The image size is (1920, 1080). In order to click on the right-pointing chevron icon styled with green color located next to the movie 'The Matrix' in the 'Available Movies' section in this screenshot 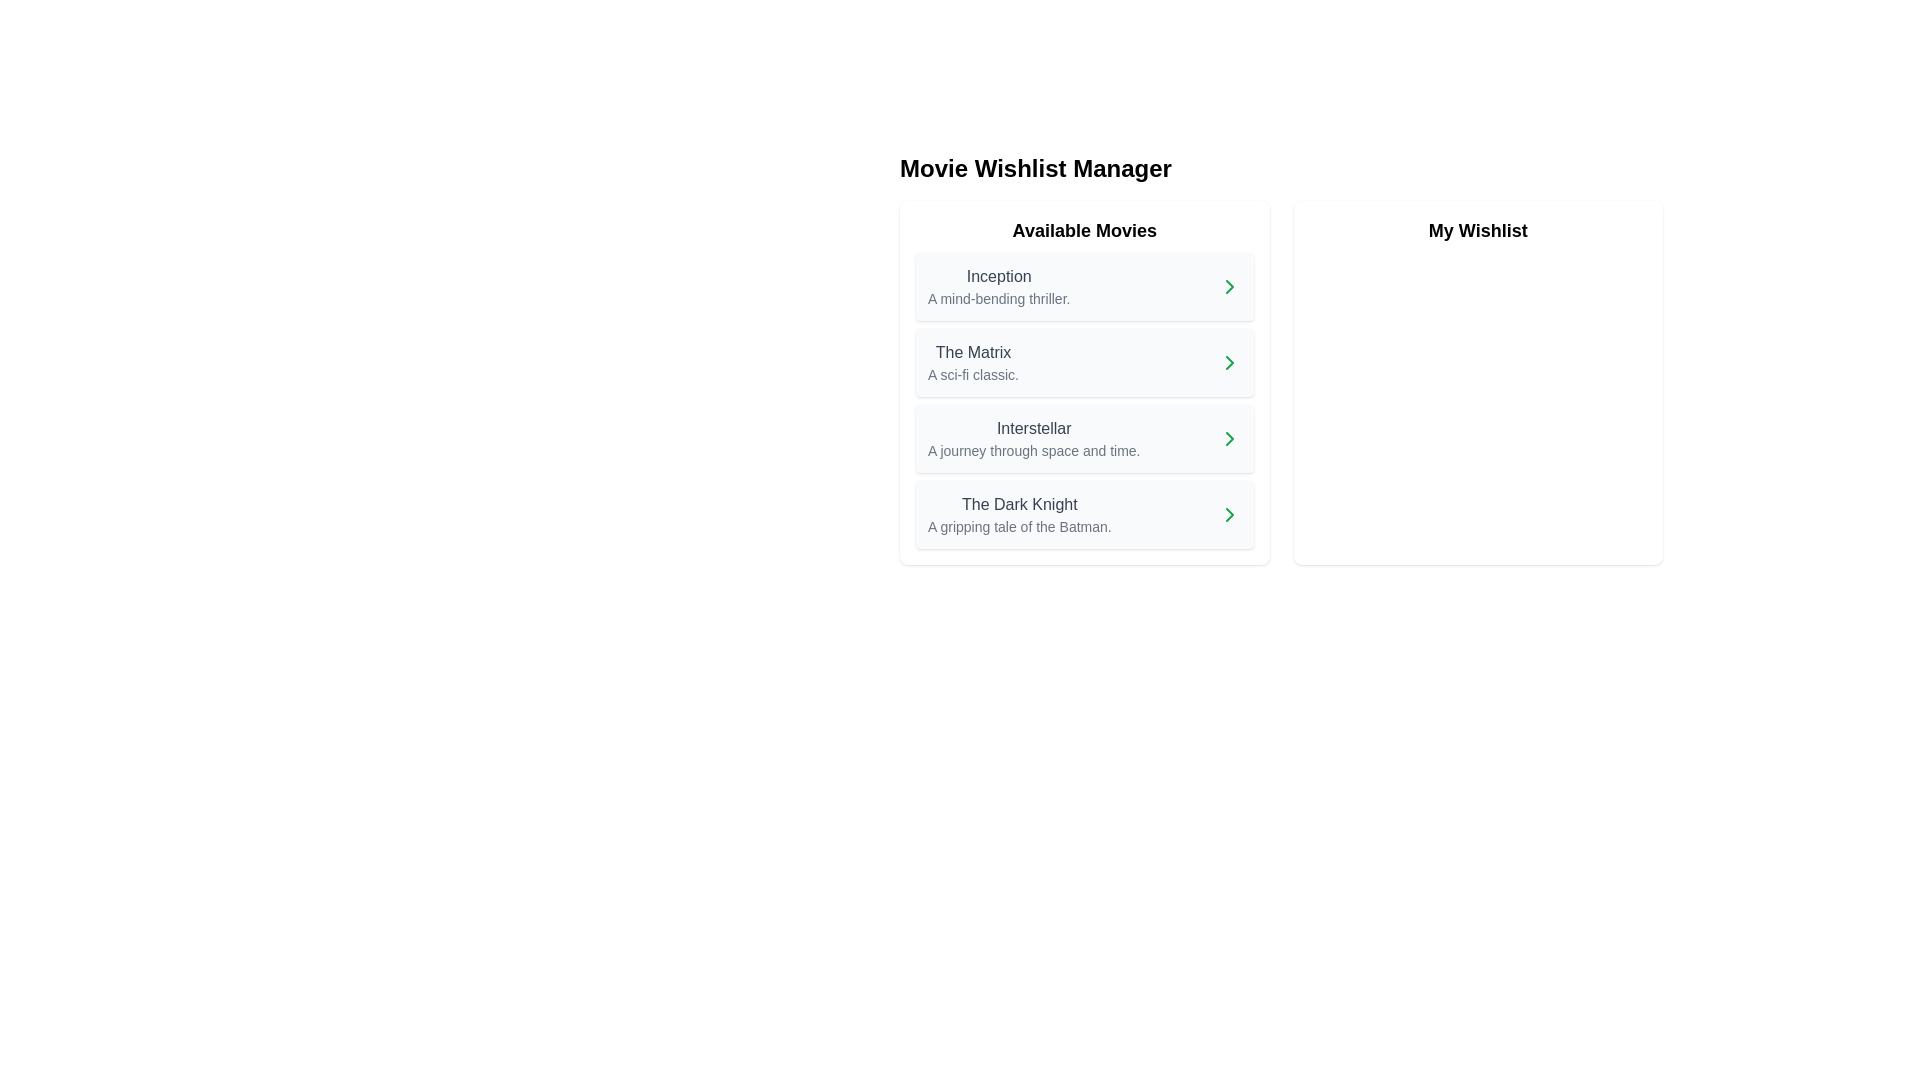, I will do `click(1228, 362)`.